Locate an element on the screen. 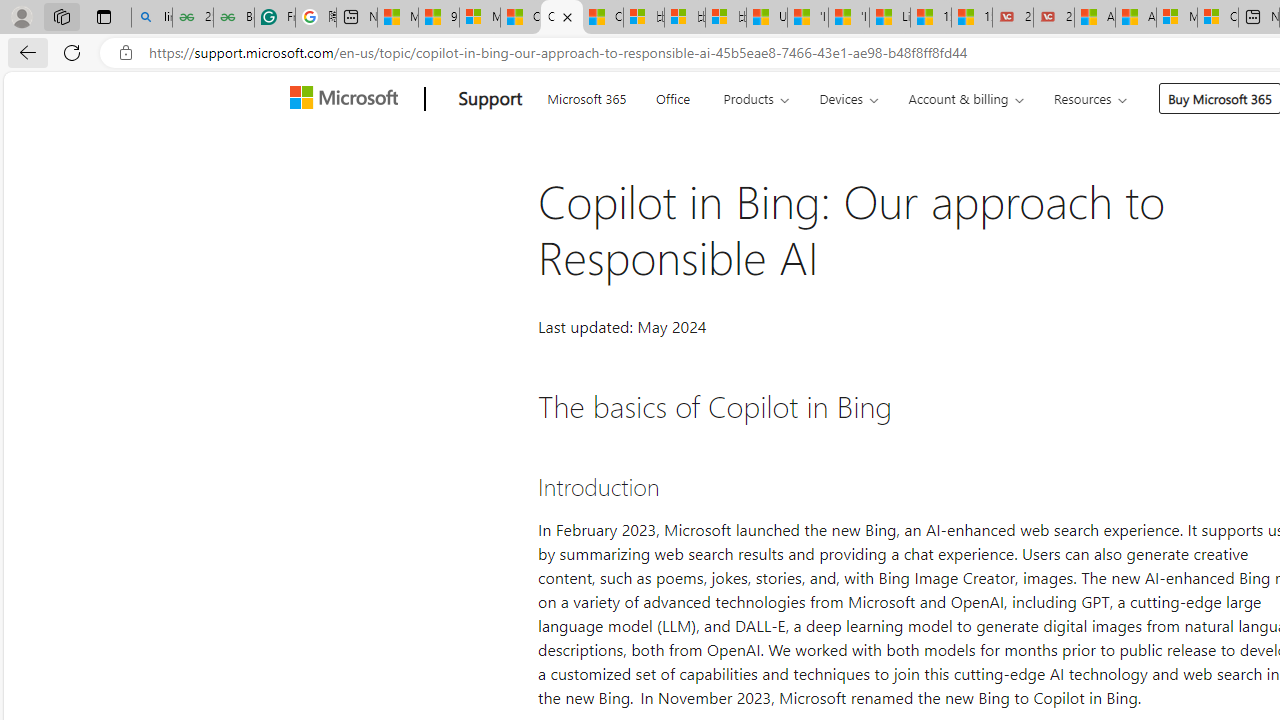  '21 Movies That Outdid the Books They Were Based On' is located at coordinates (1053, 17).